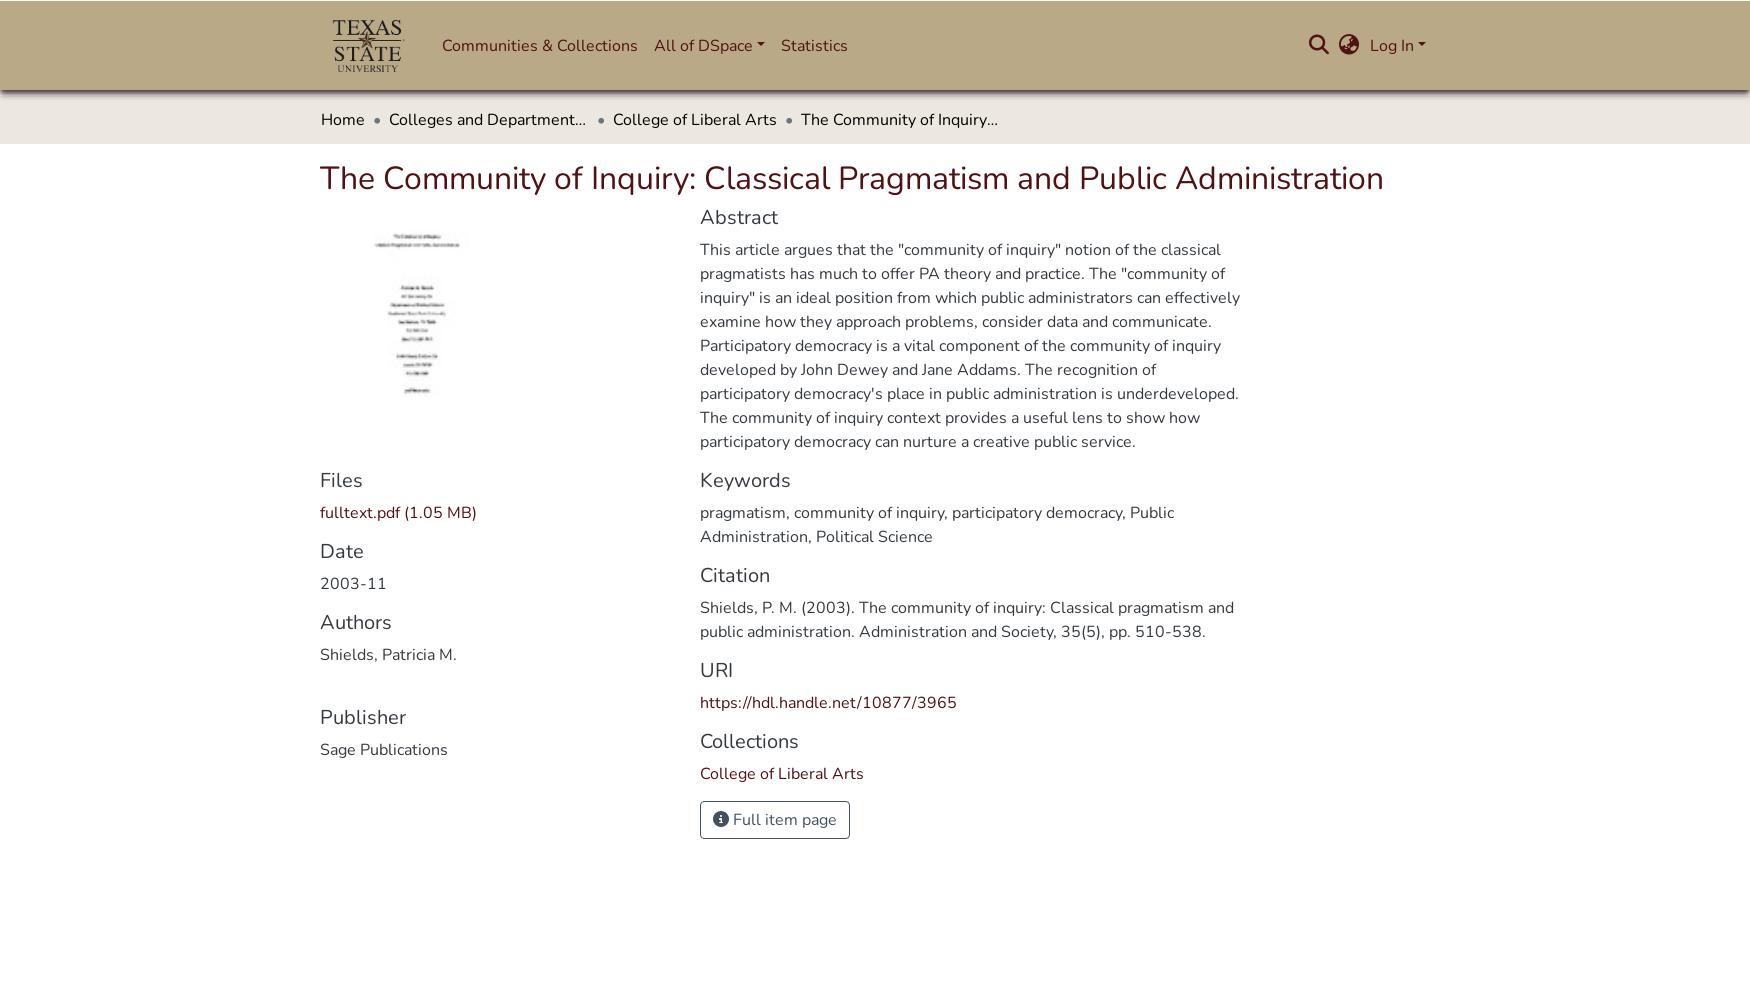 This screenshot has width=1750, height=1000. I want to click on 'Public Administration', so click(700, 525).